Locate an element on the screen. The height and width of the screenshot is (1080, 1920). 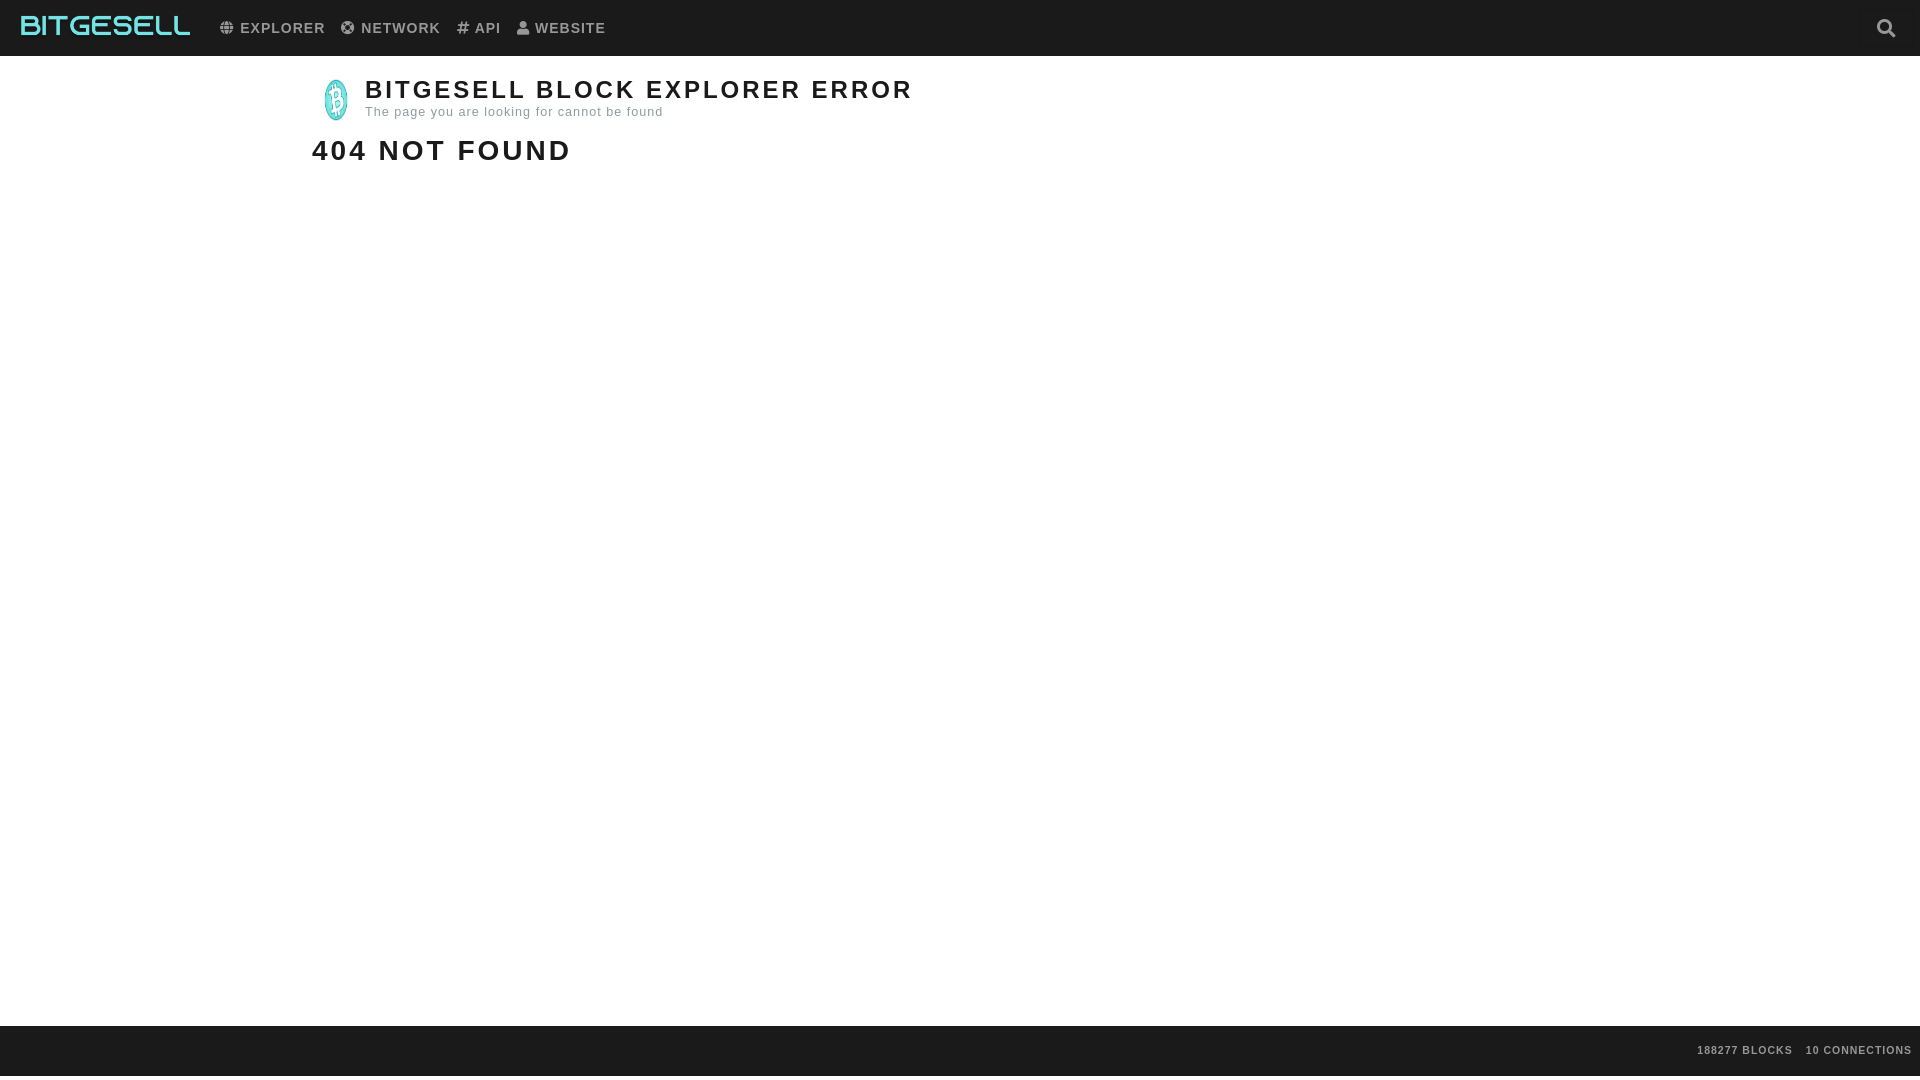
'WEBSITE' is located at coordinates (560, 28).